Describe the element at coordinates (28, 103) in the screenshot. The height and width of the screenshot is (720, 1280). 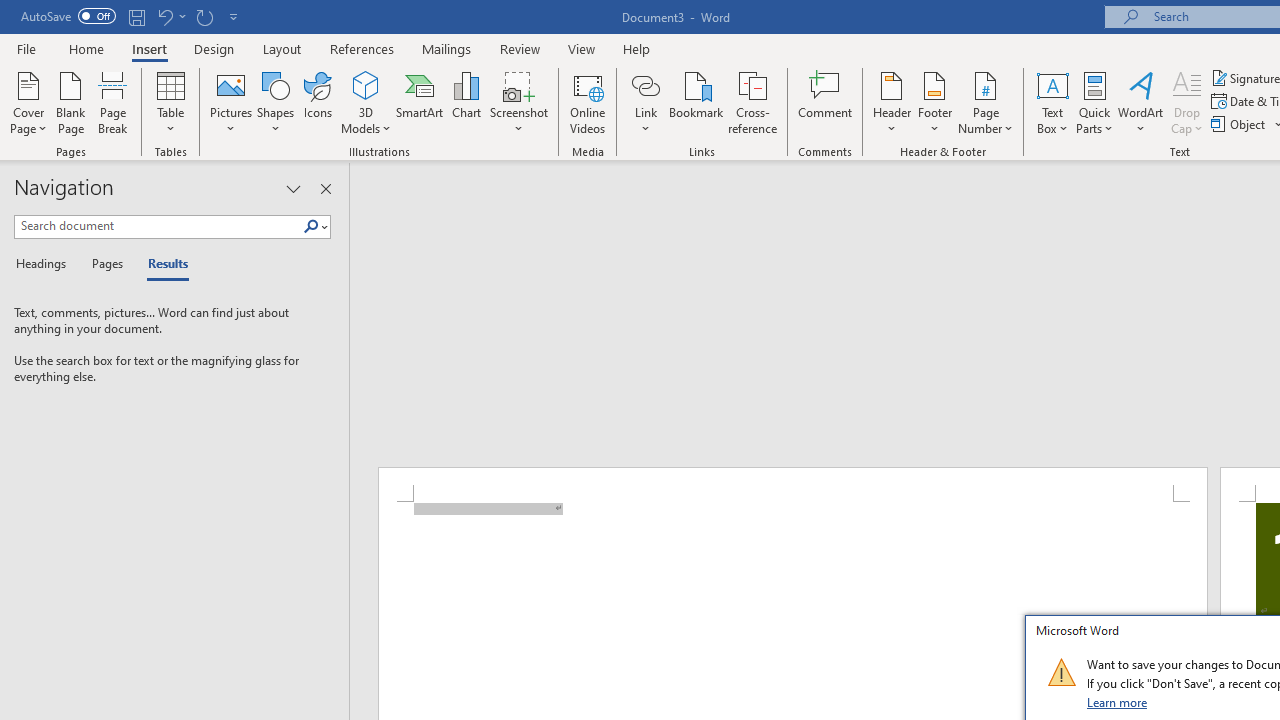
I see `'Cover Page'` at that location.